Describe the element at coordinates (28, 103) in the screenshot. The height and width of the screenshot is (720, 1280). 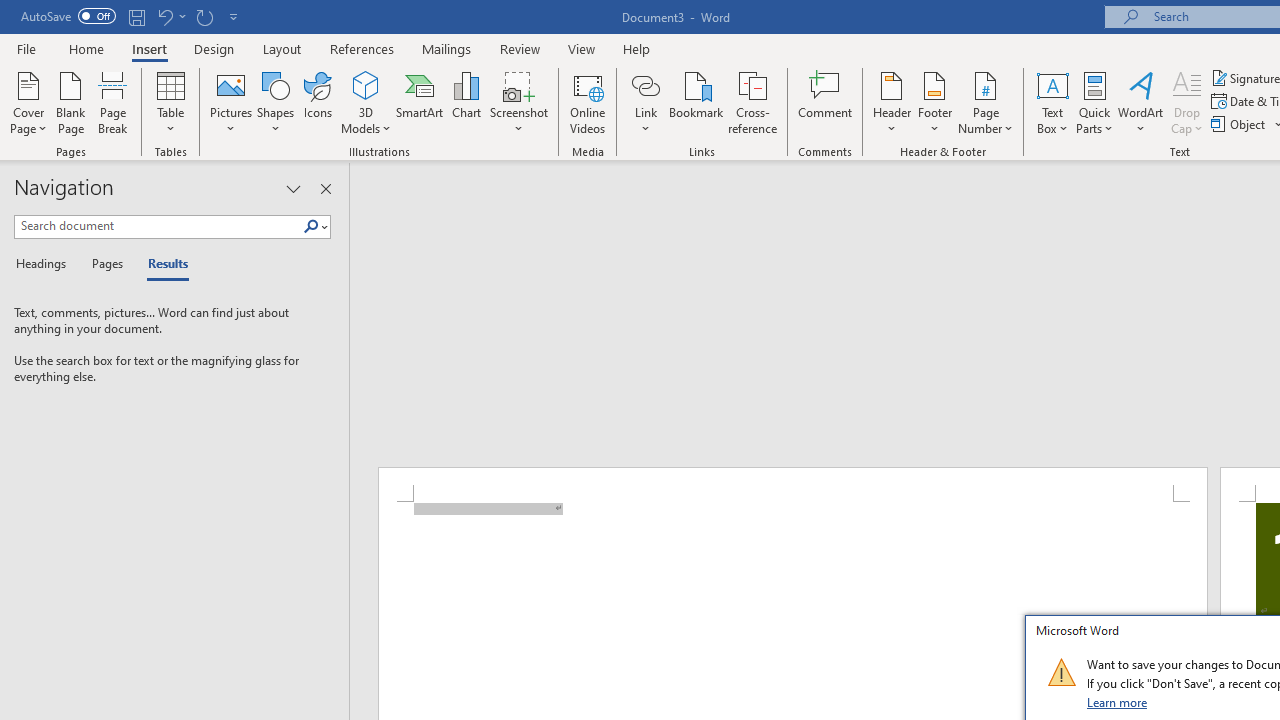
I see `'Cover Page'` at that location.